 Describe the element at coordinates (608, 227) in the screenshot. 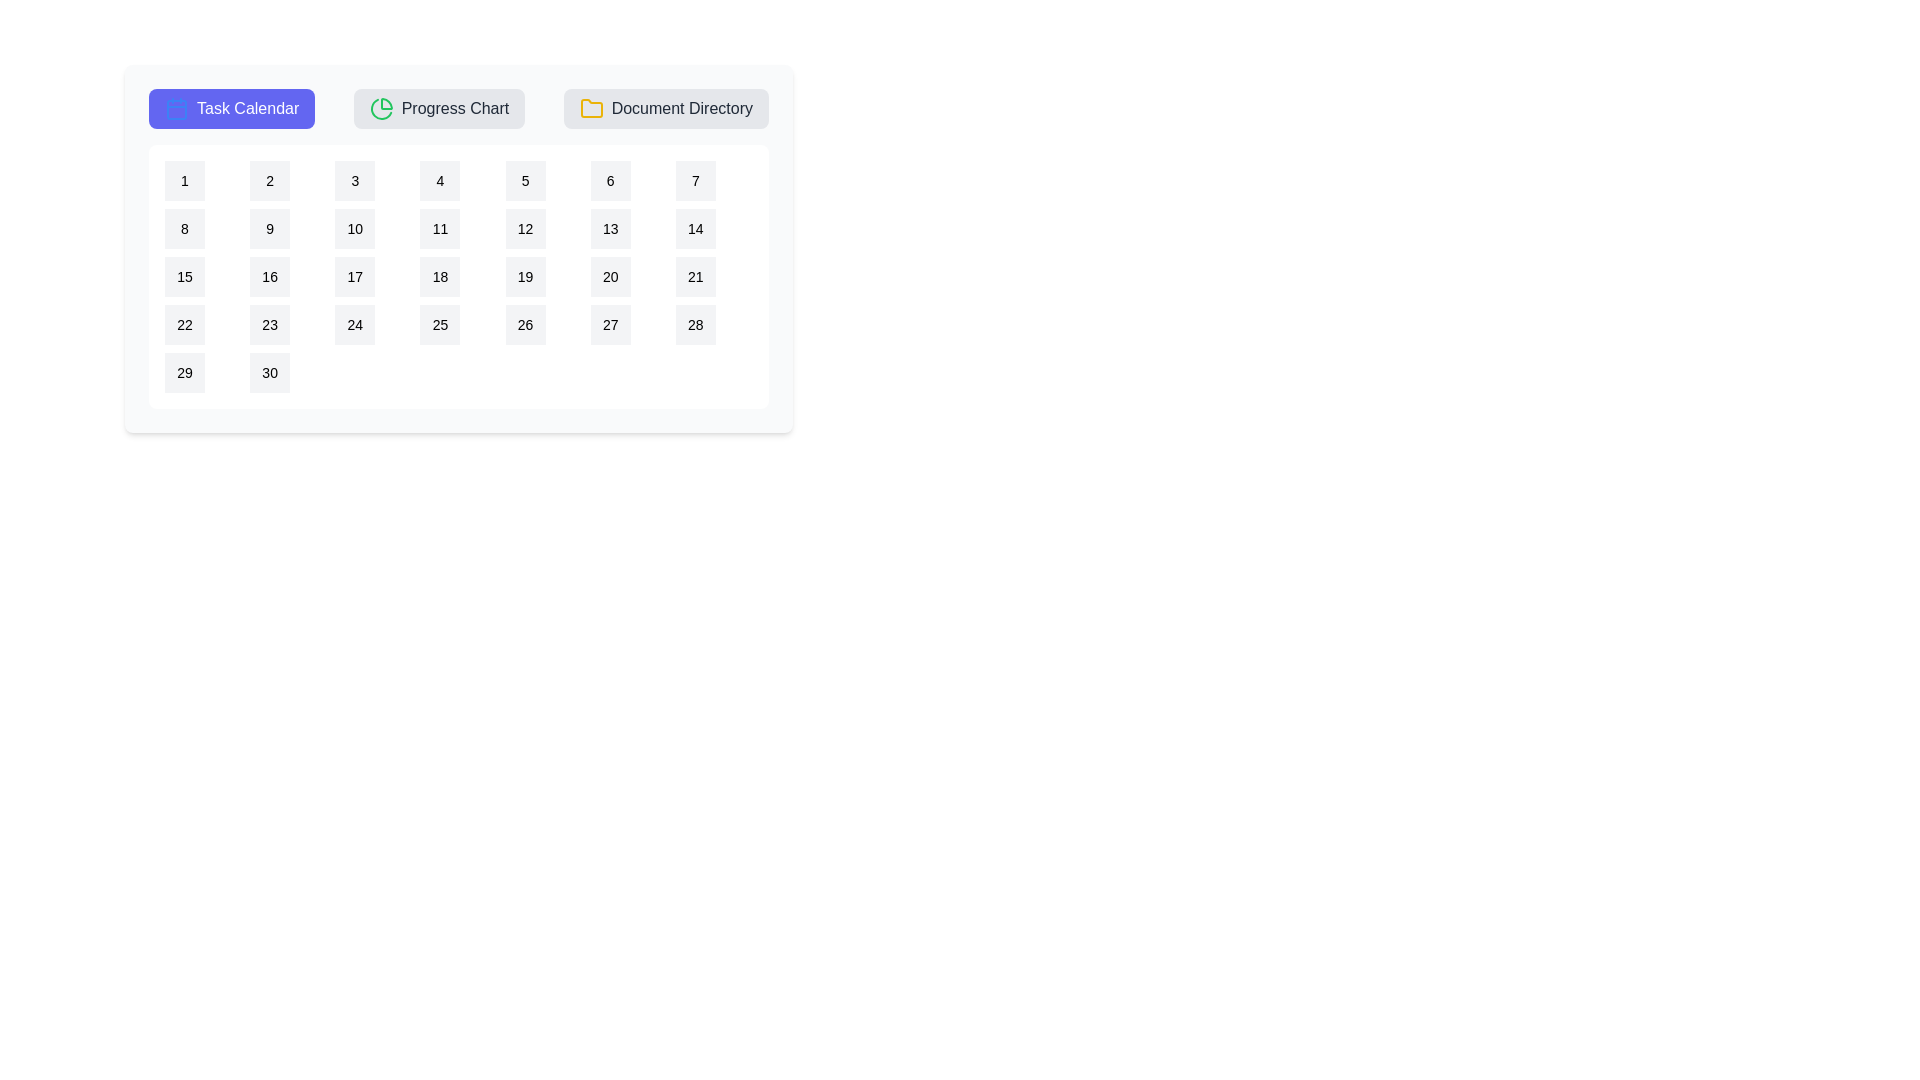

I see `the calendar date 13` at that location.